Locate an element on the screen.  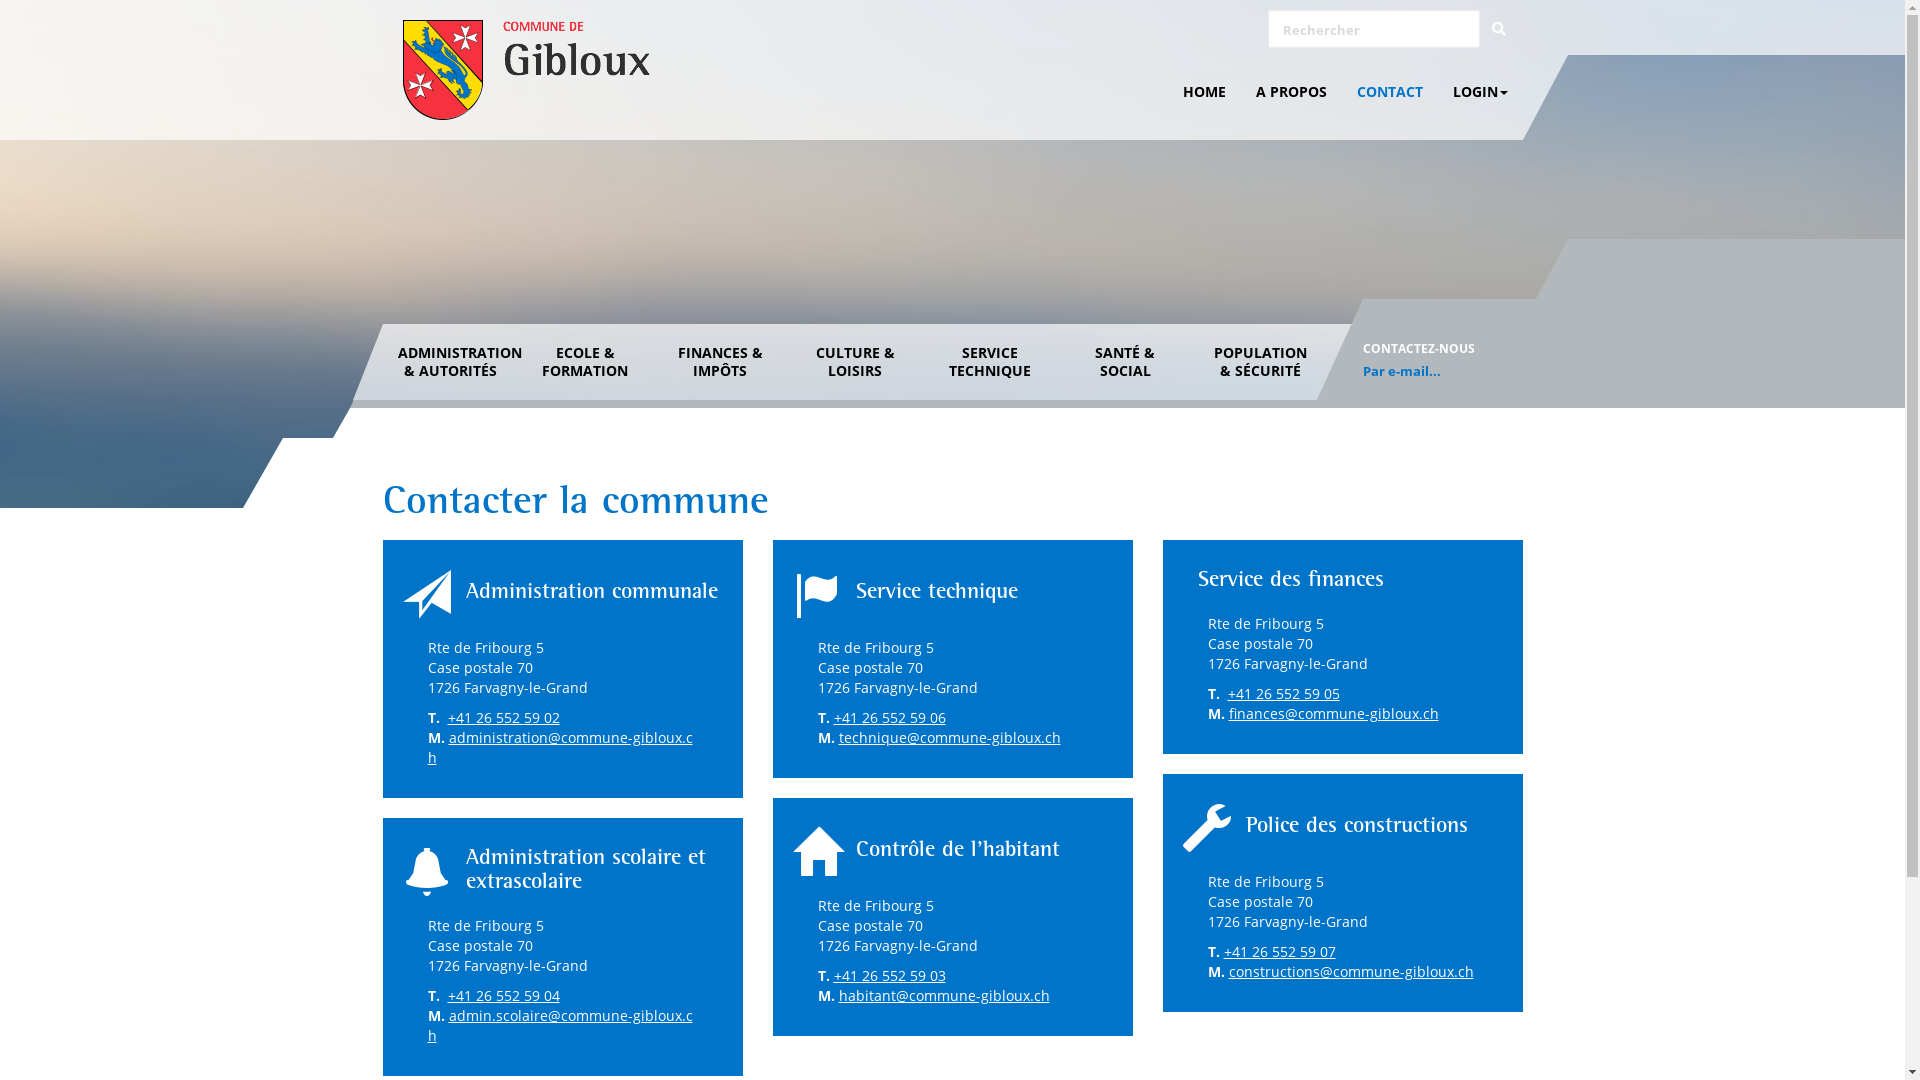
'CONTACT' is located at coordinates (1389, 92).